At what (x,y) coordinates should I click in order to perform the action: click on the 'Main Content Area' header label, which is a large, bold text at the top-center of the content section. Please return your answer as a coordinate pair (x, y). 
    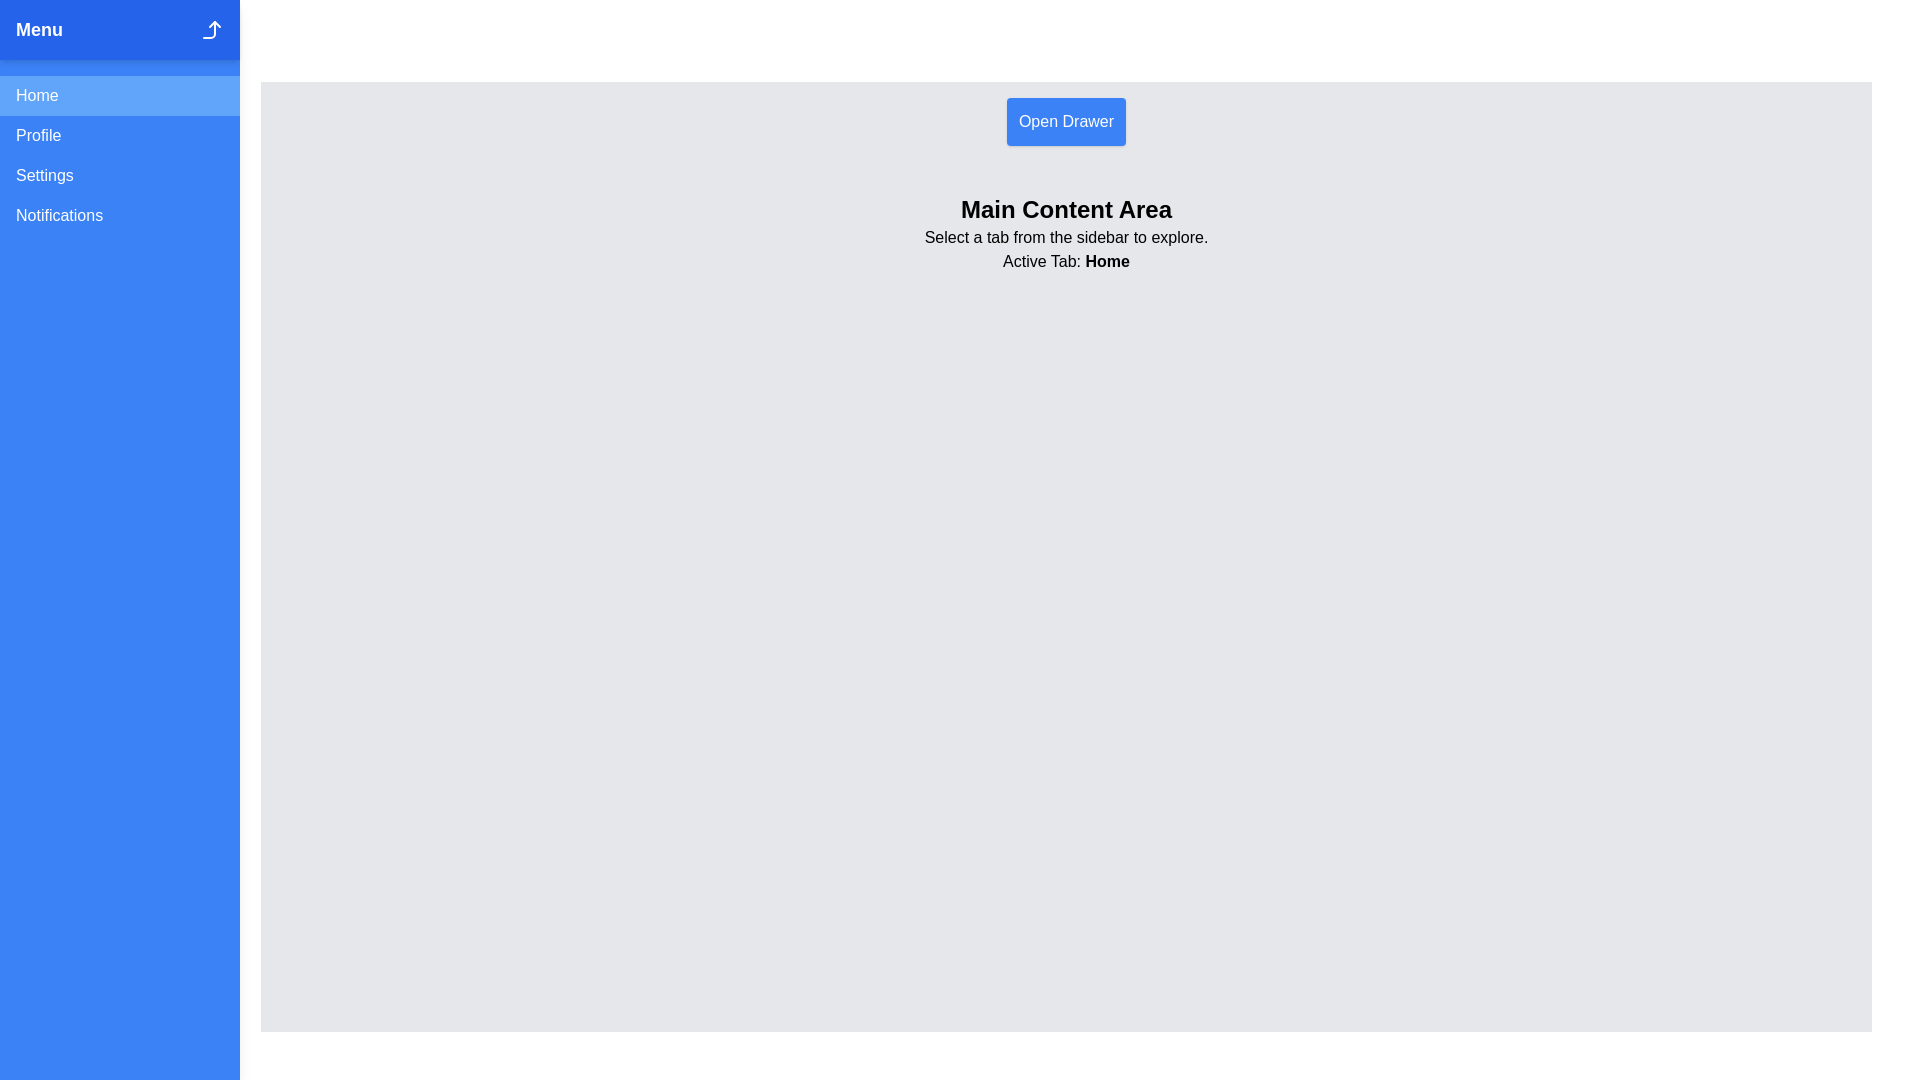
    Looking at the image, I should click on (1065, 209).